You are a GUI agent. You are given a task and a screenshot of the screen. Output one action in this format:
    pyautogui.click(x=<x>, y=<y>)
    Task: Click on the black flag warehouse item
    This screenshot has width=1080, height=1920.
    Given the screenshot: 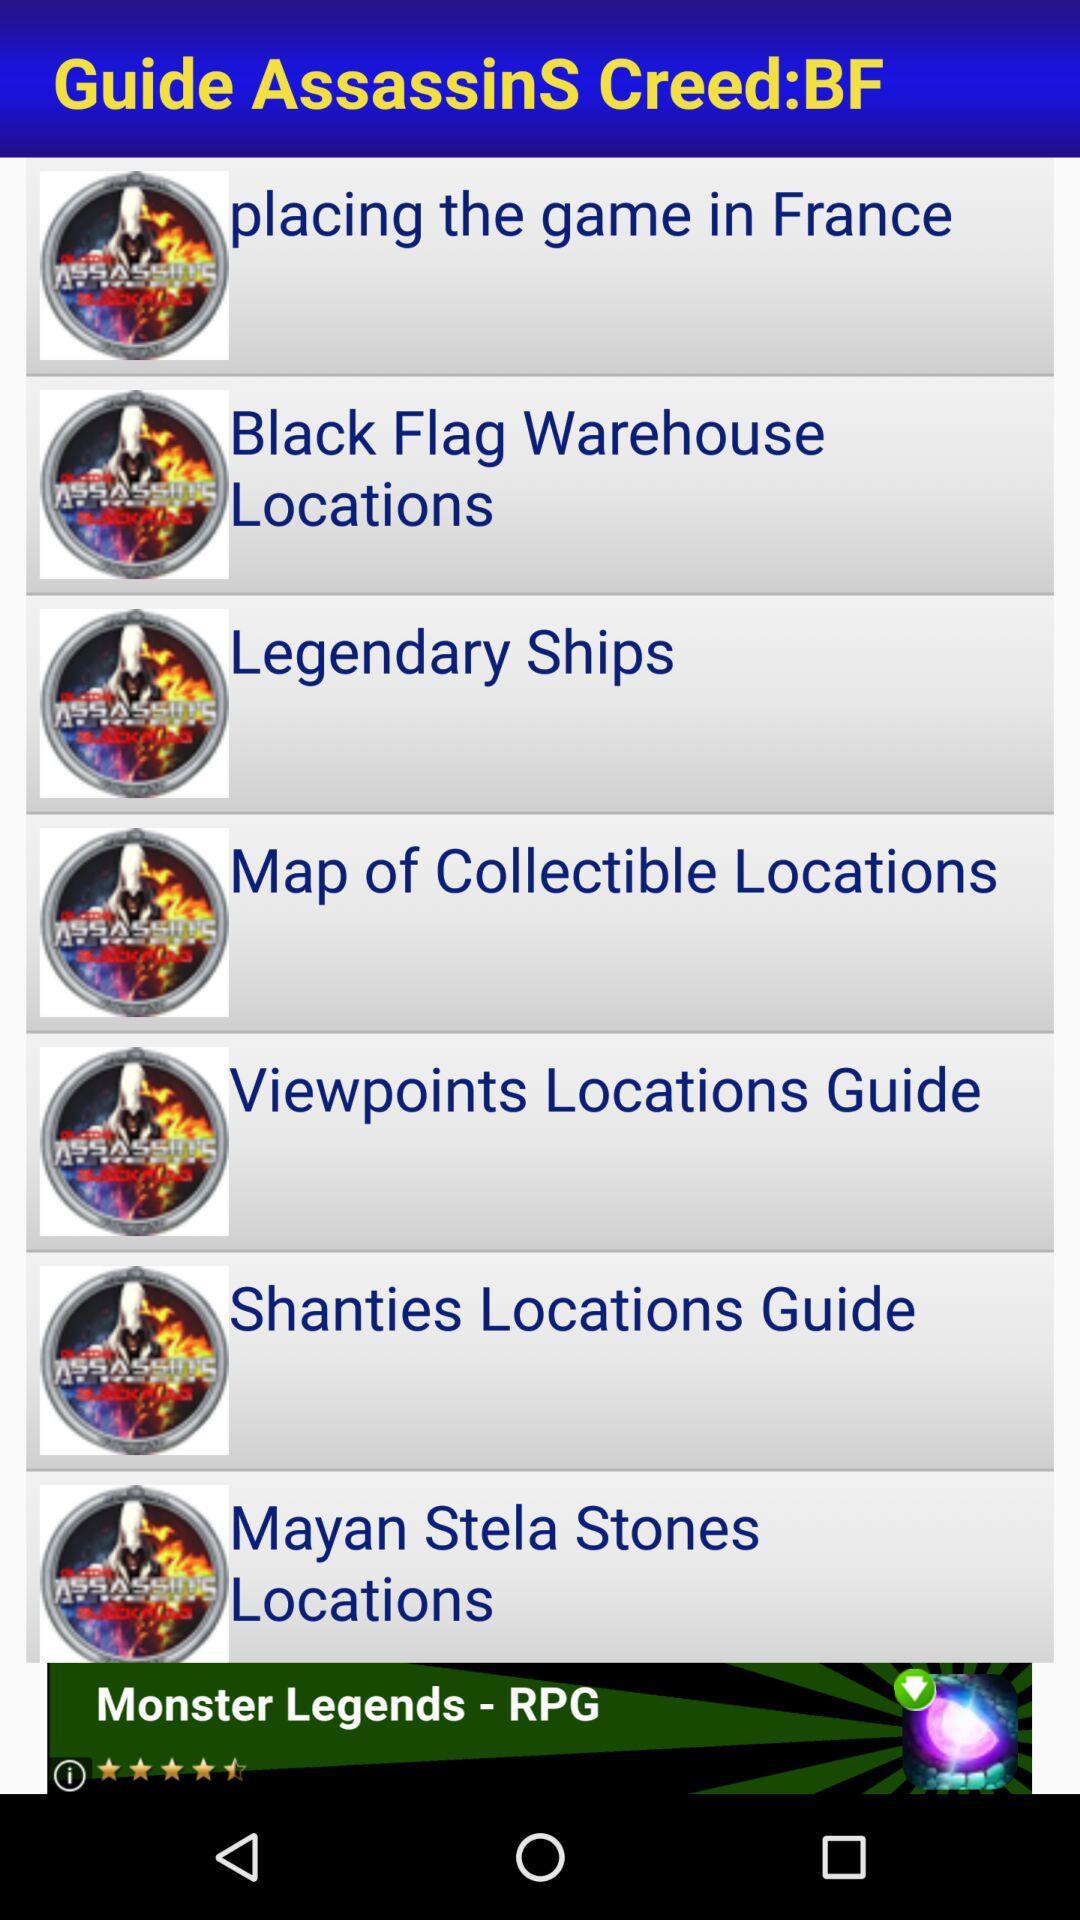 What is the action you would take?
    pyautogui.click(x=540, y=484)
    